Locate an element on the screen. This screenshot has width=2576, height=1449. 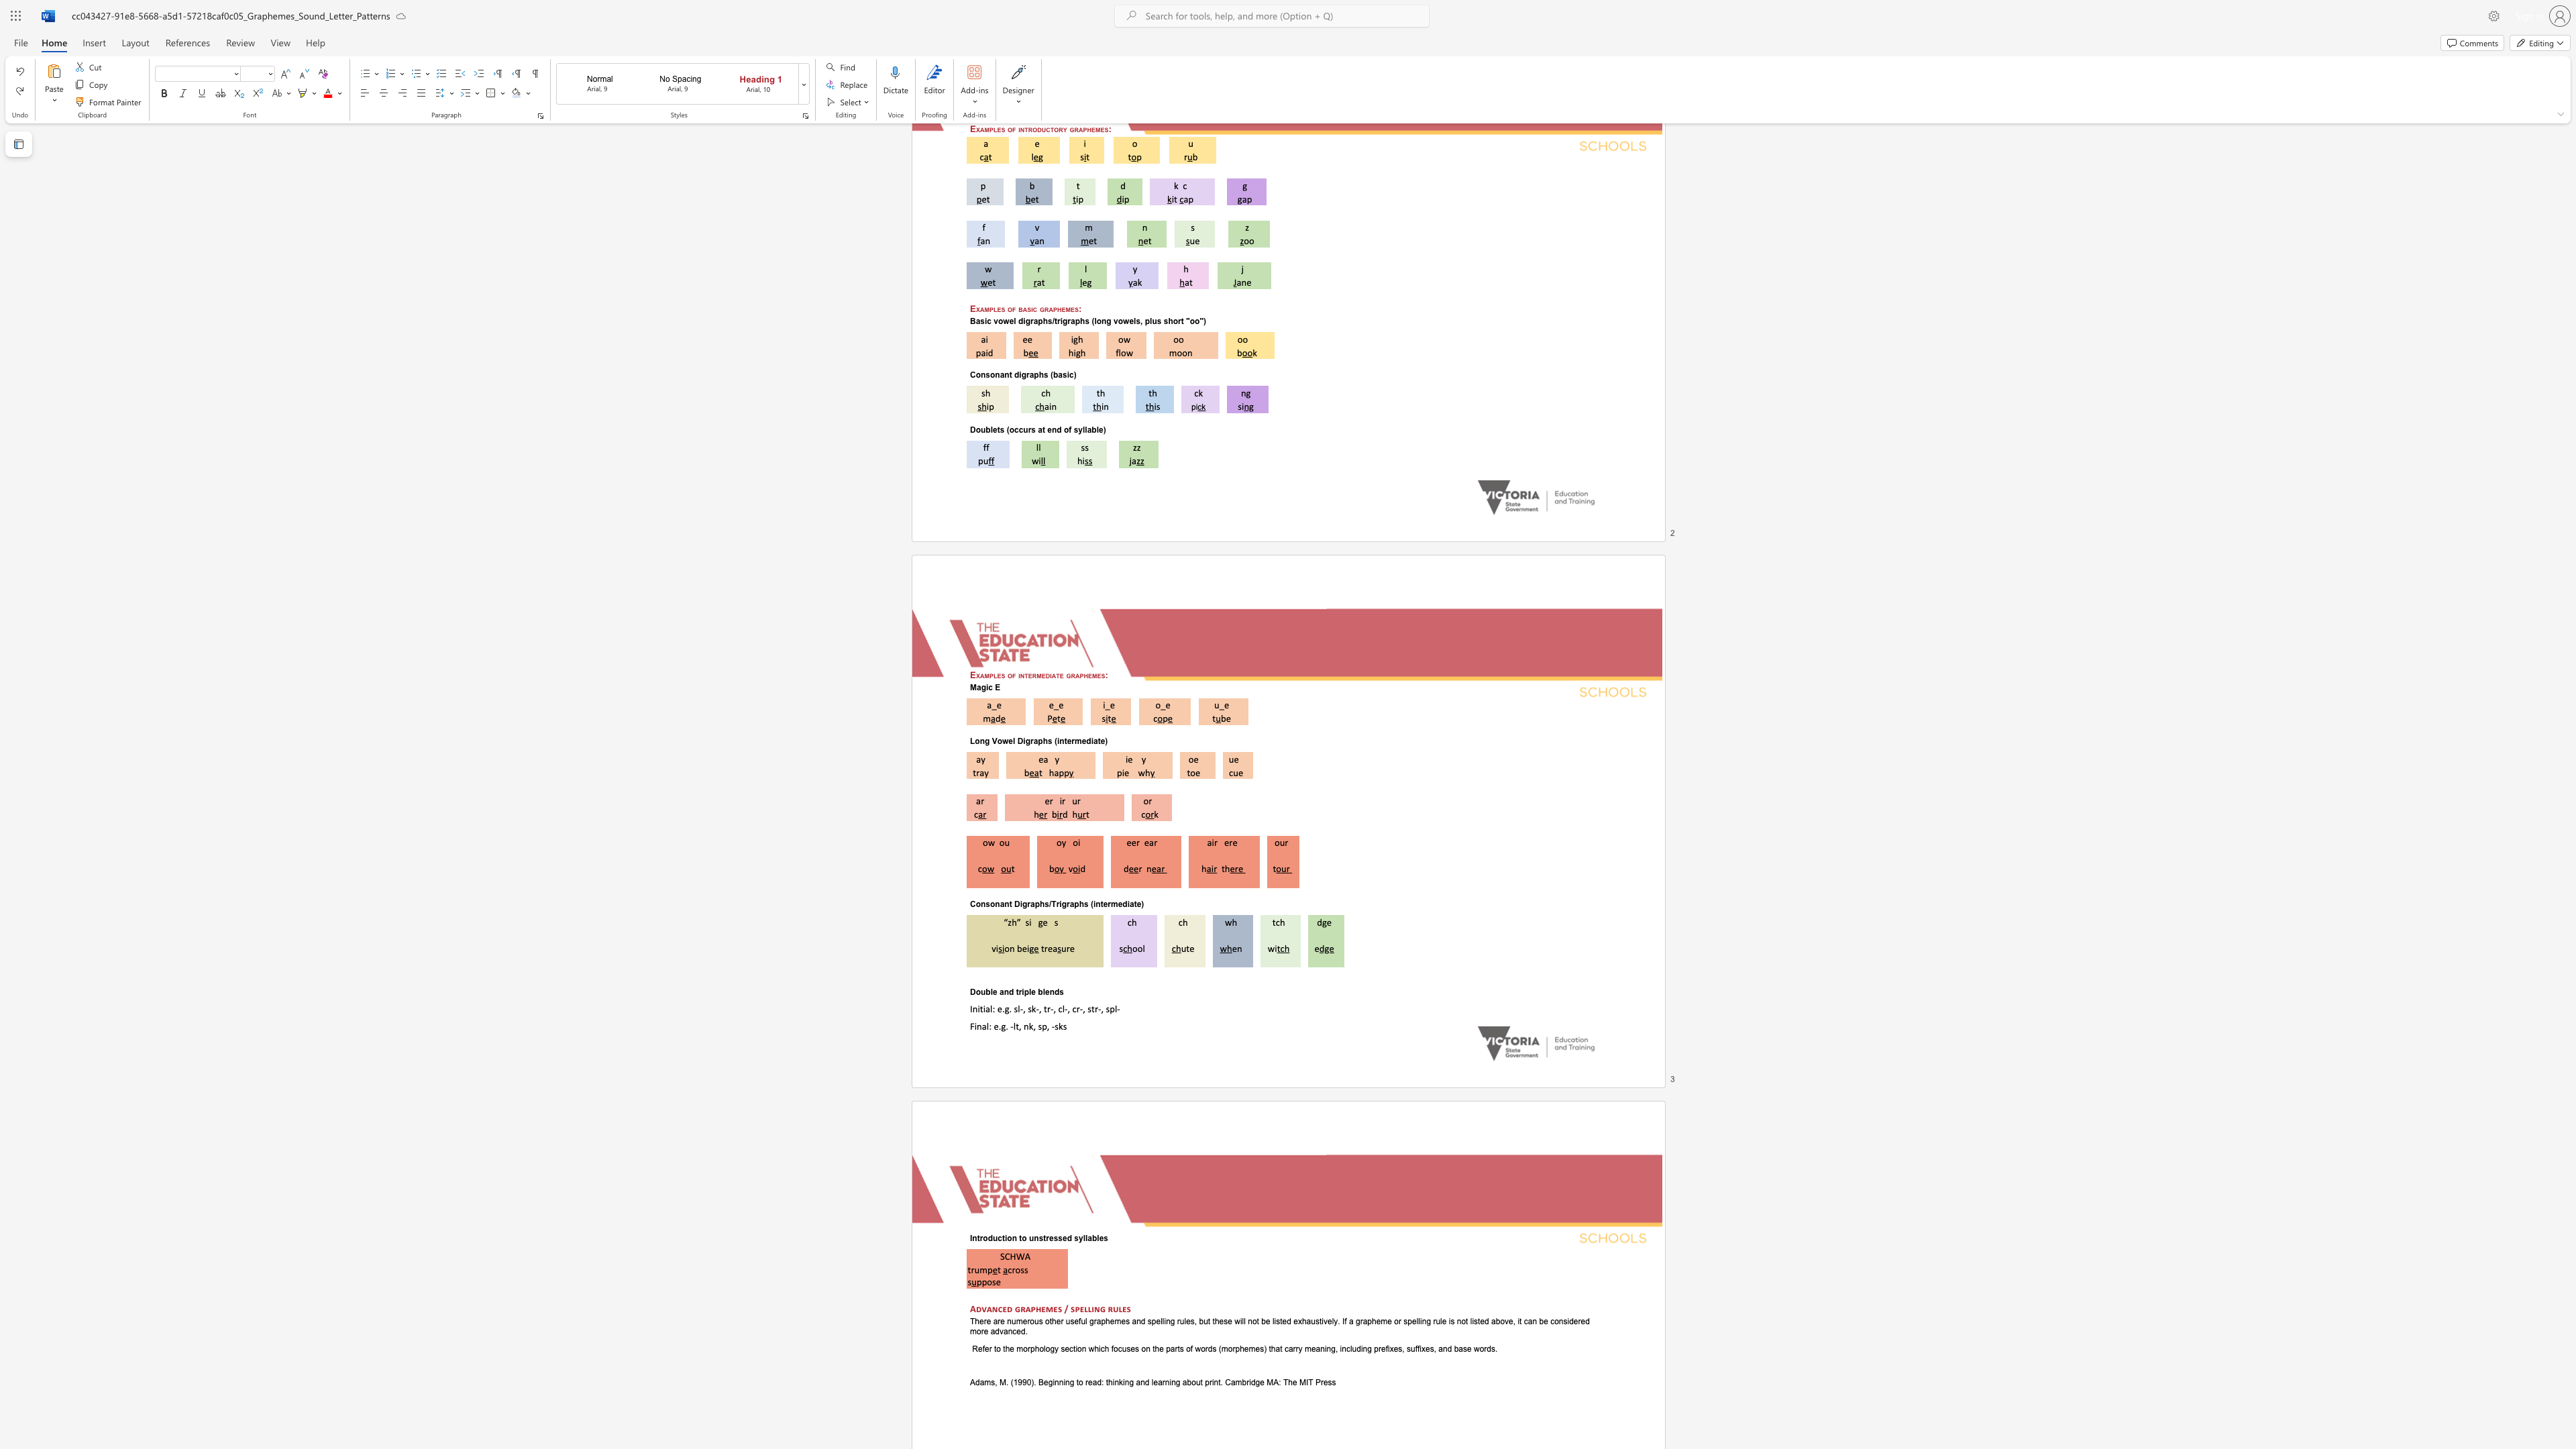
the space between the continuous character "g" and "e" in the text is located at coordinates (1041, 920).